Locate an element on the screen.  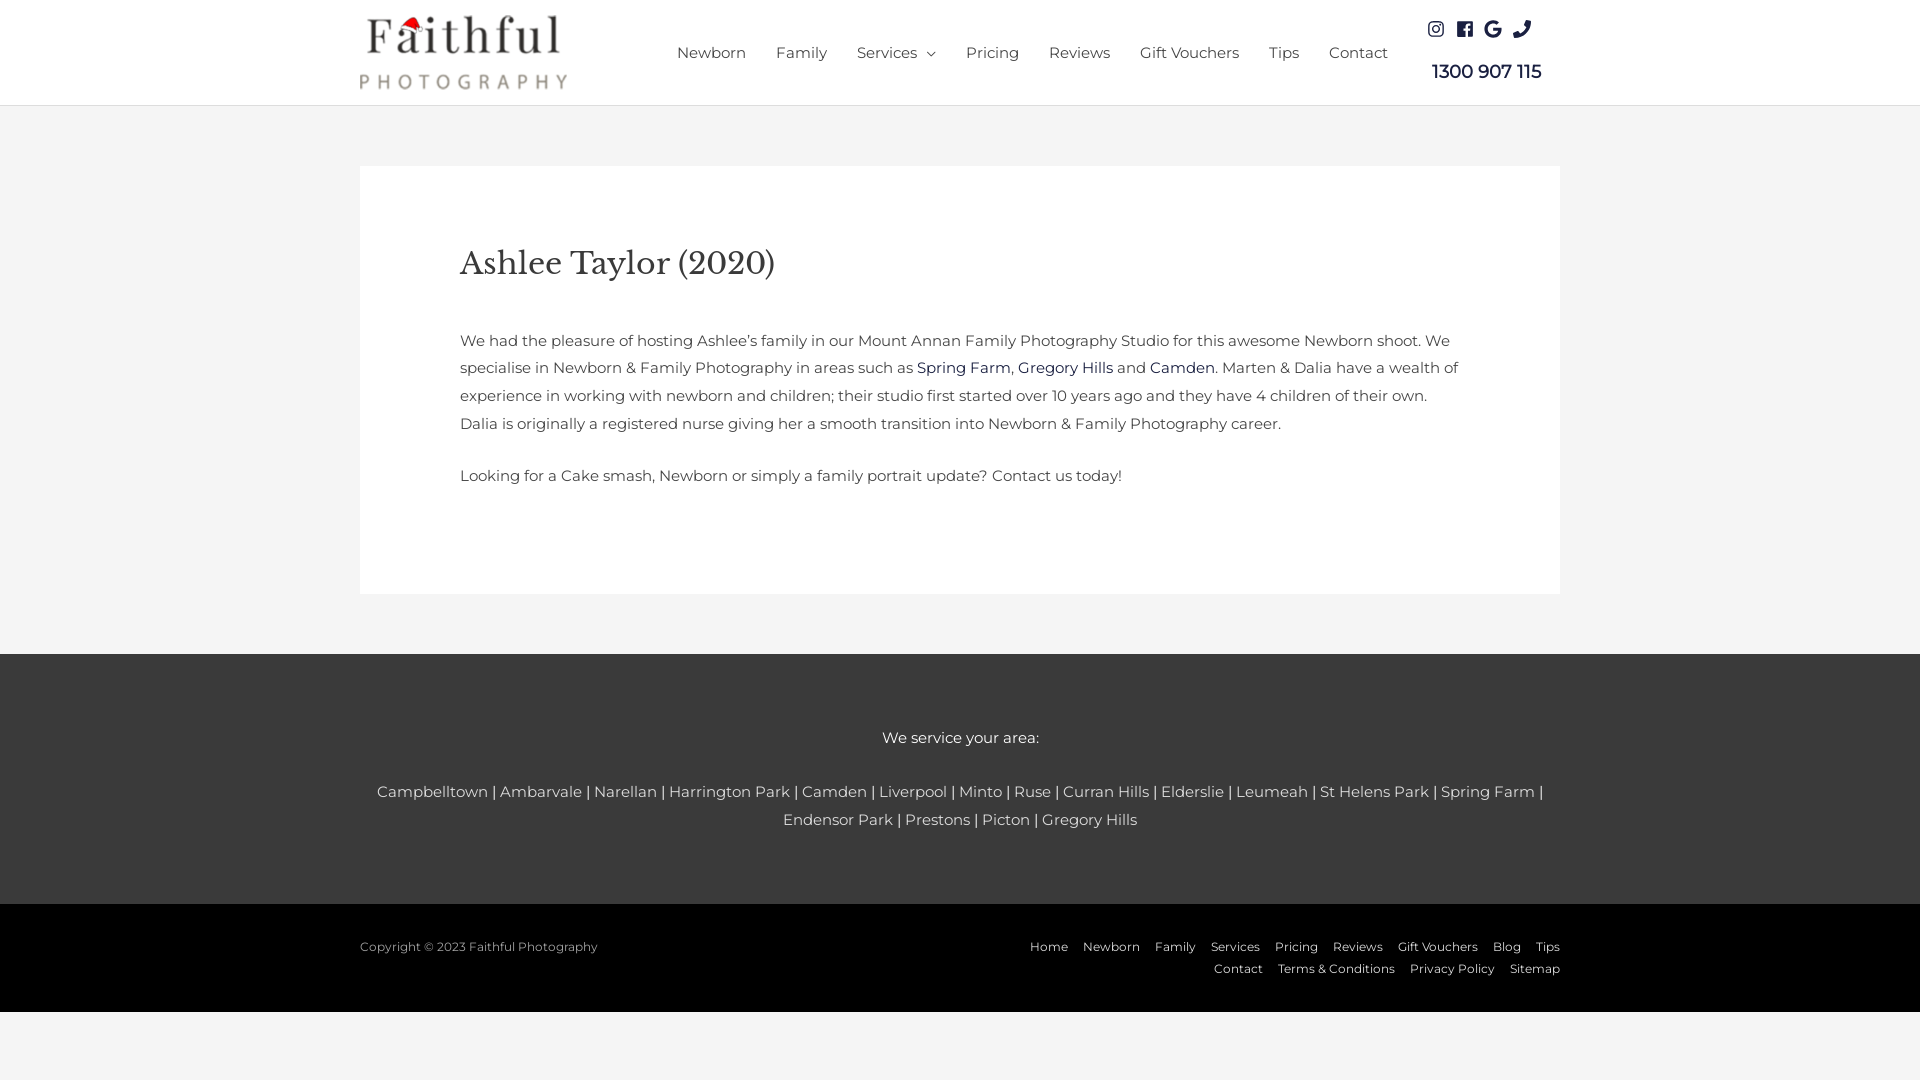
'Prestons' is located at coordinates (936, 819).